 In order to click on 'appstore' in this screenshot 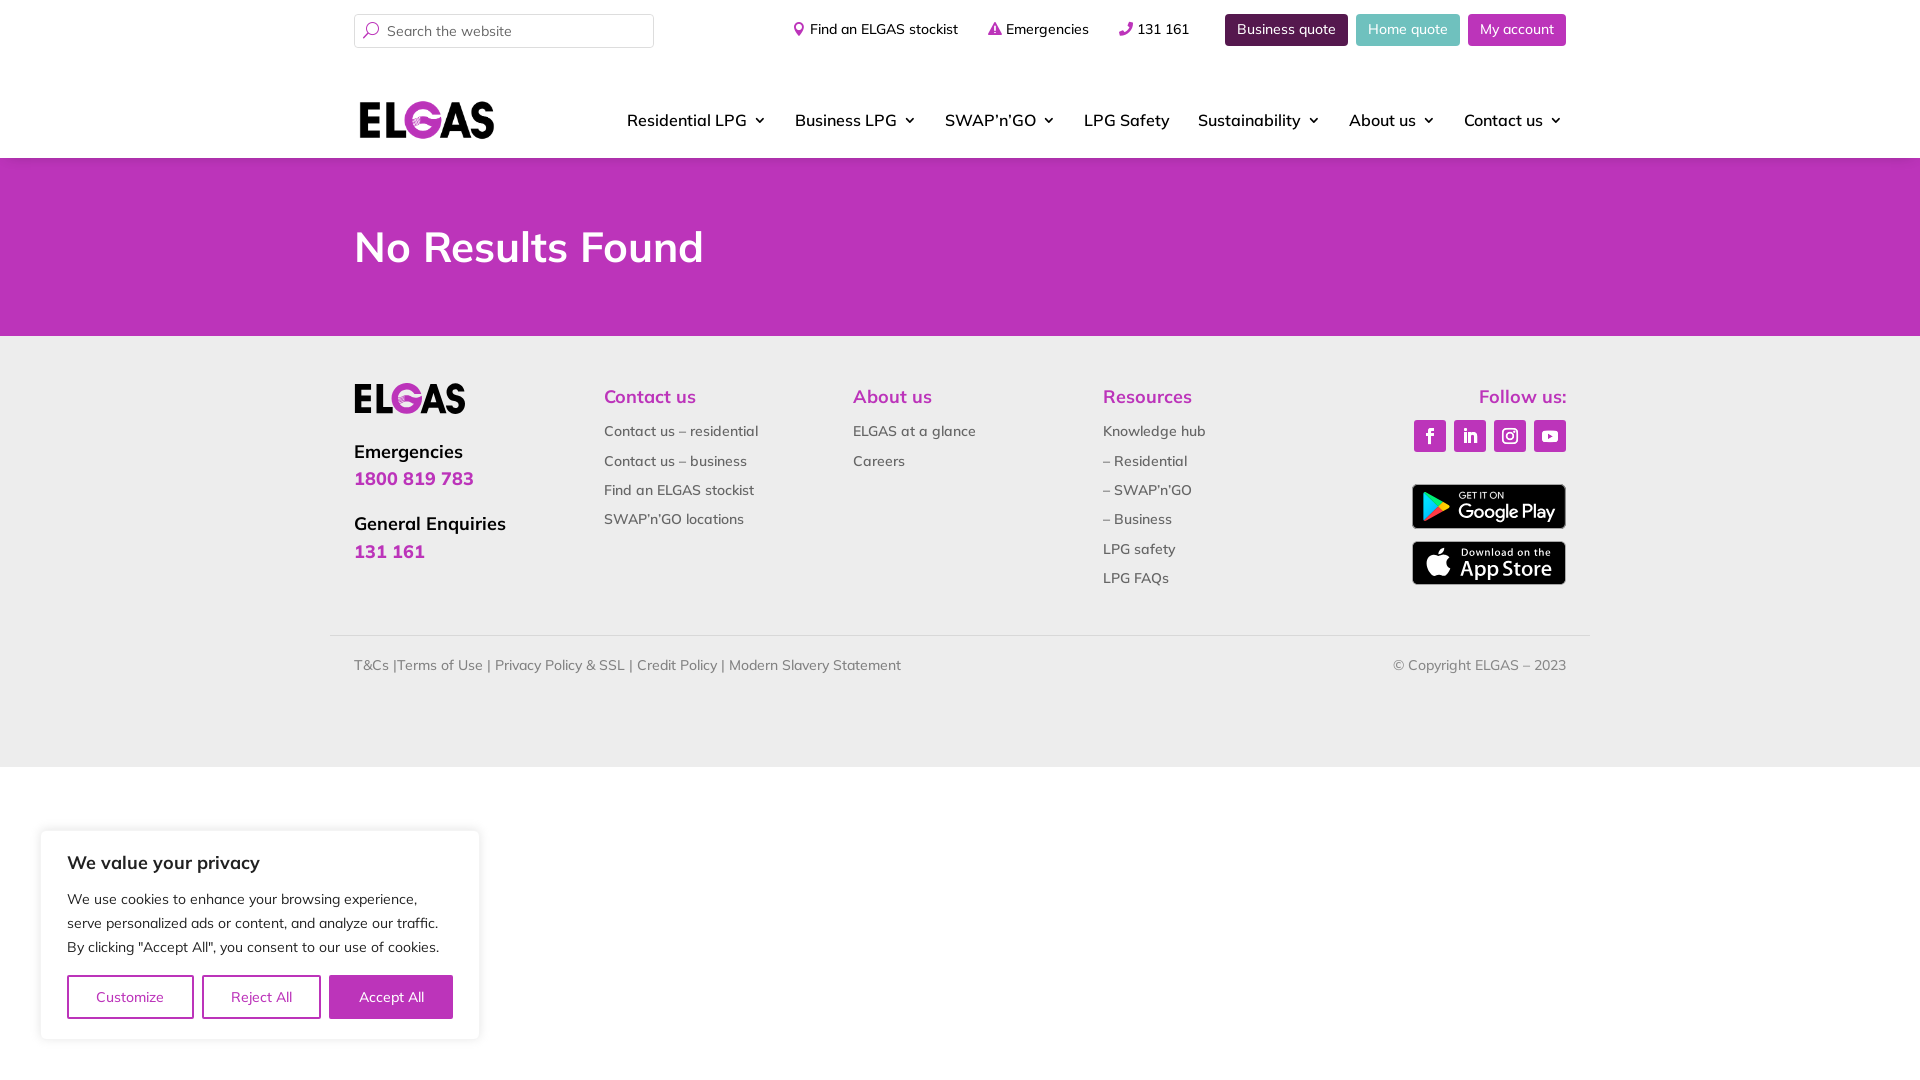, I will do `click(1410, 563)`.